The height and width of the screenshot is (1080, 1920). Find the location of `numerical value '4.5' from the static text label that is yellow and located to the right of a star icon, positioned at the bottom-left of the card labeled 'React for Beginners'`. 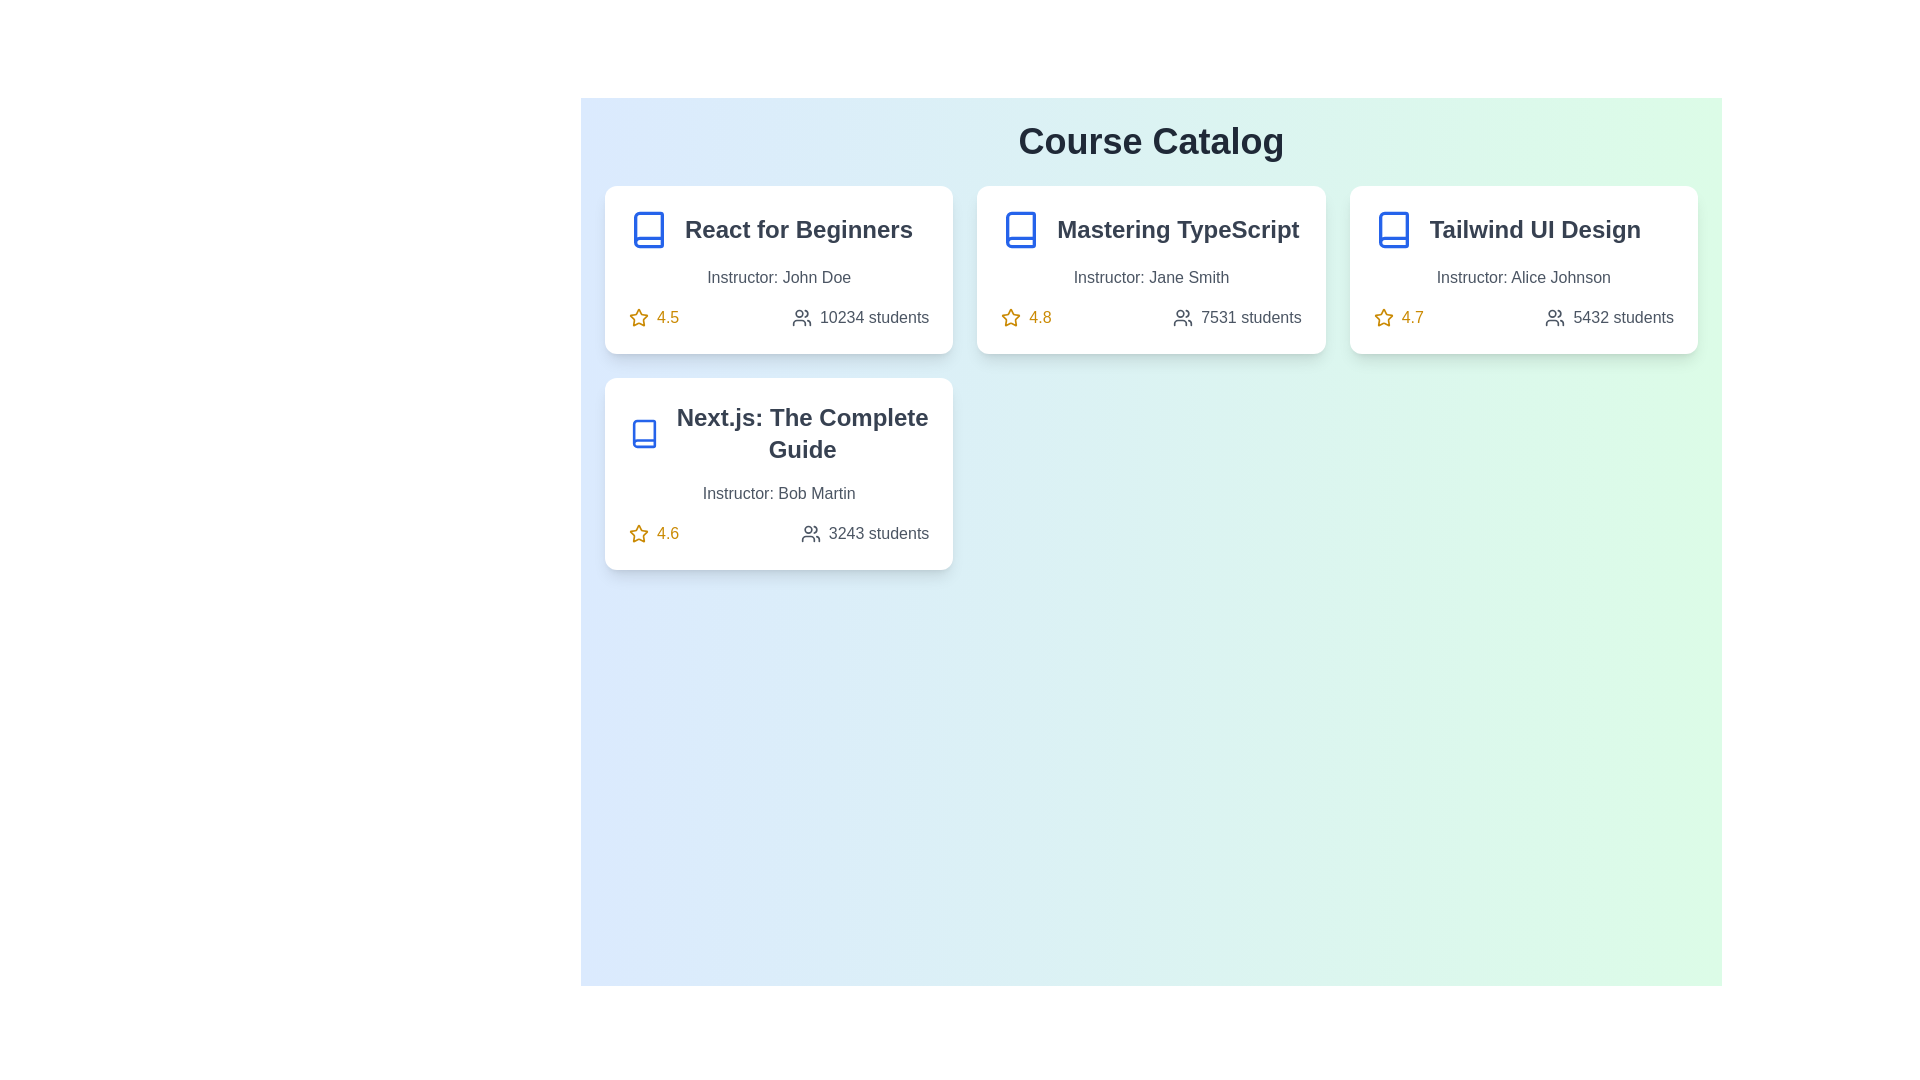

numerical value '4.5' from the static text label that is yellow and located to the right of a star icon, positioned at the bottom-left of the card labeled 'React for Beginners' is located at coordinates (668, 316).